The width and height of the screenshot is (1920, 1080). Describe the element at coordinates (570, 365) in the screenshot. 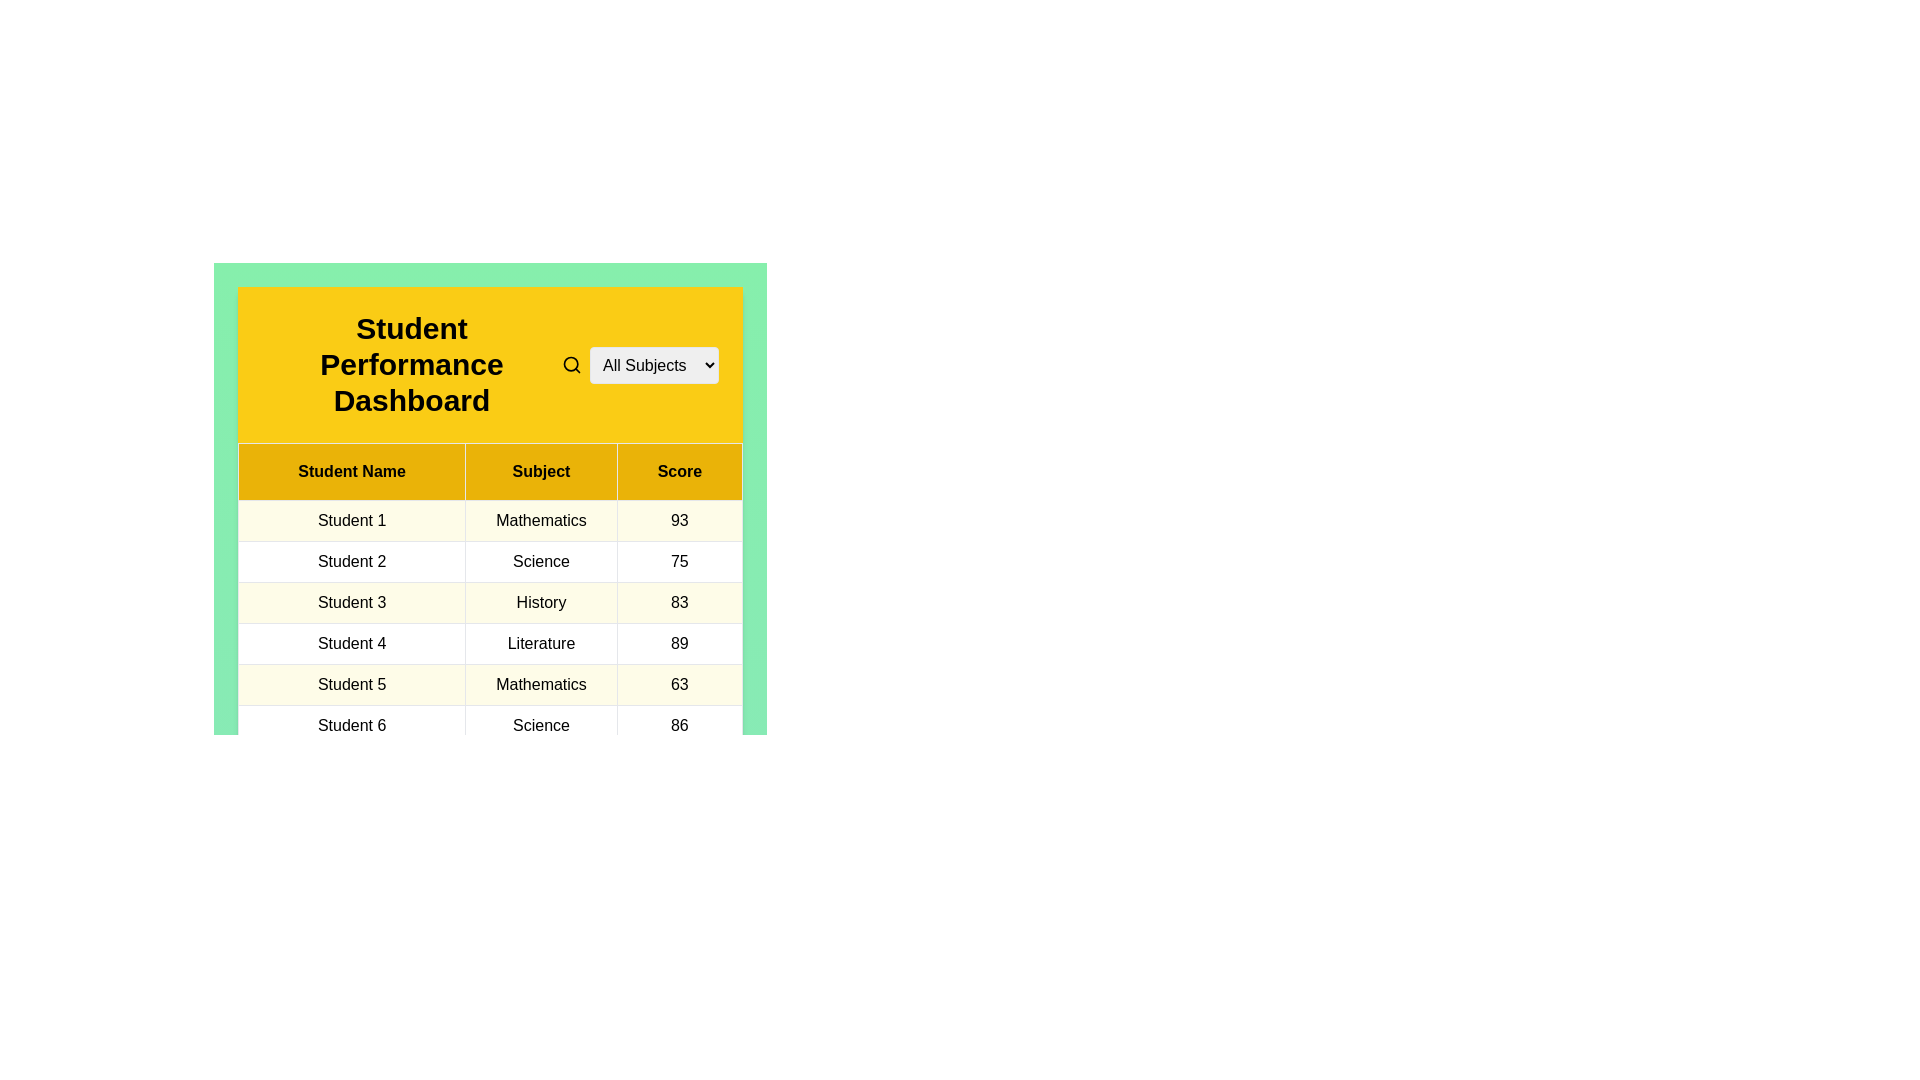

I see `the search icon to activate the search functionality` at that location.